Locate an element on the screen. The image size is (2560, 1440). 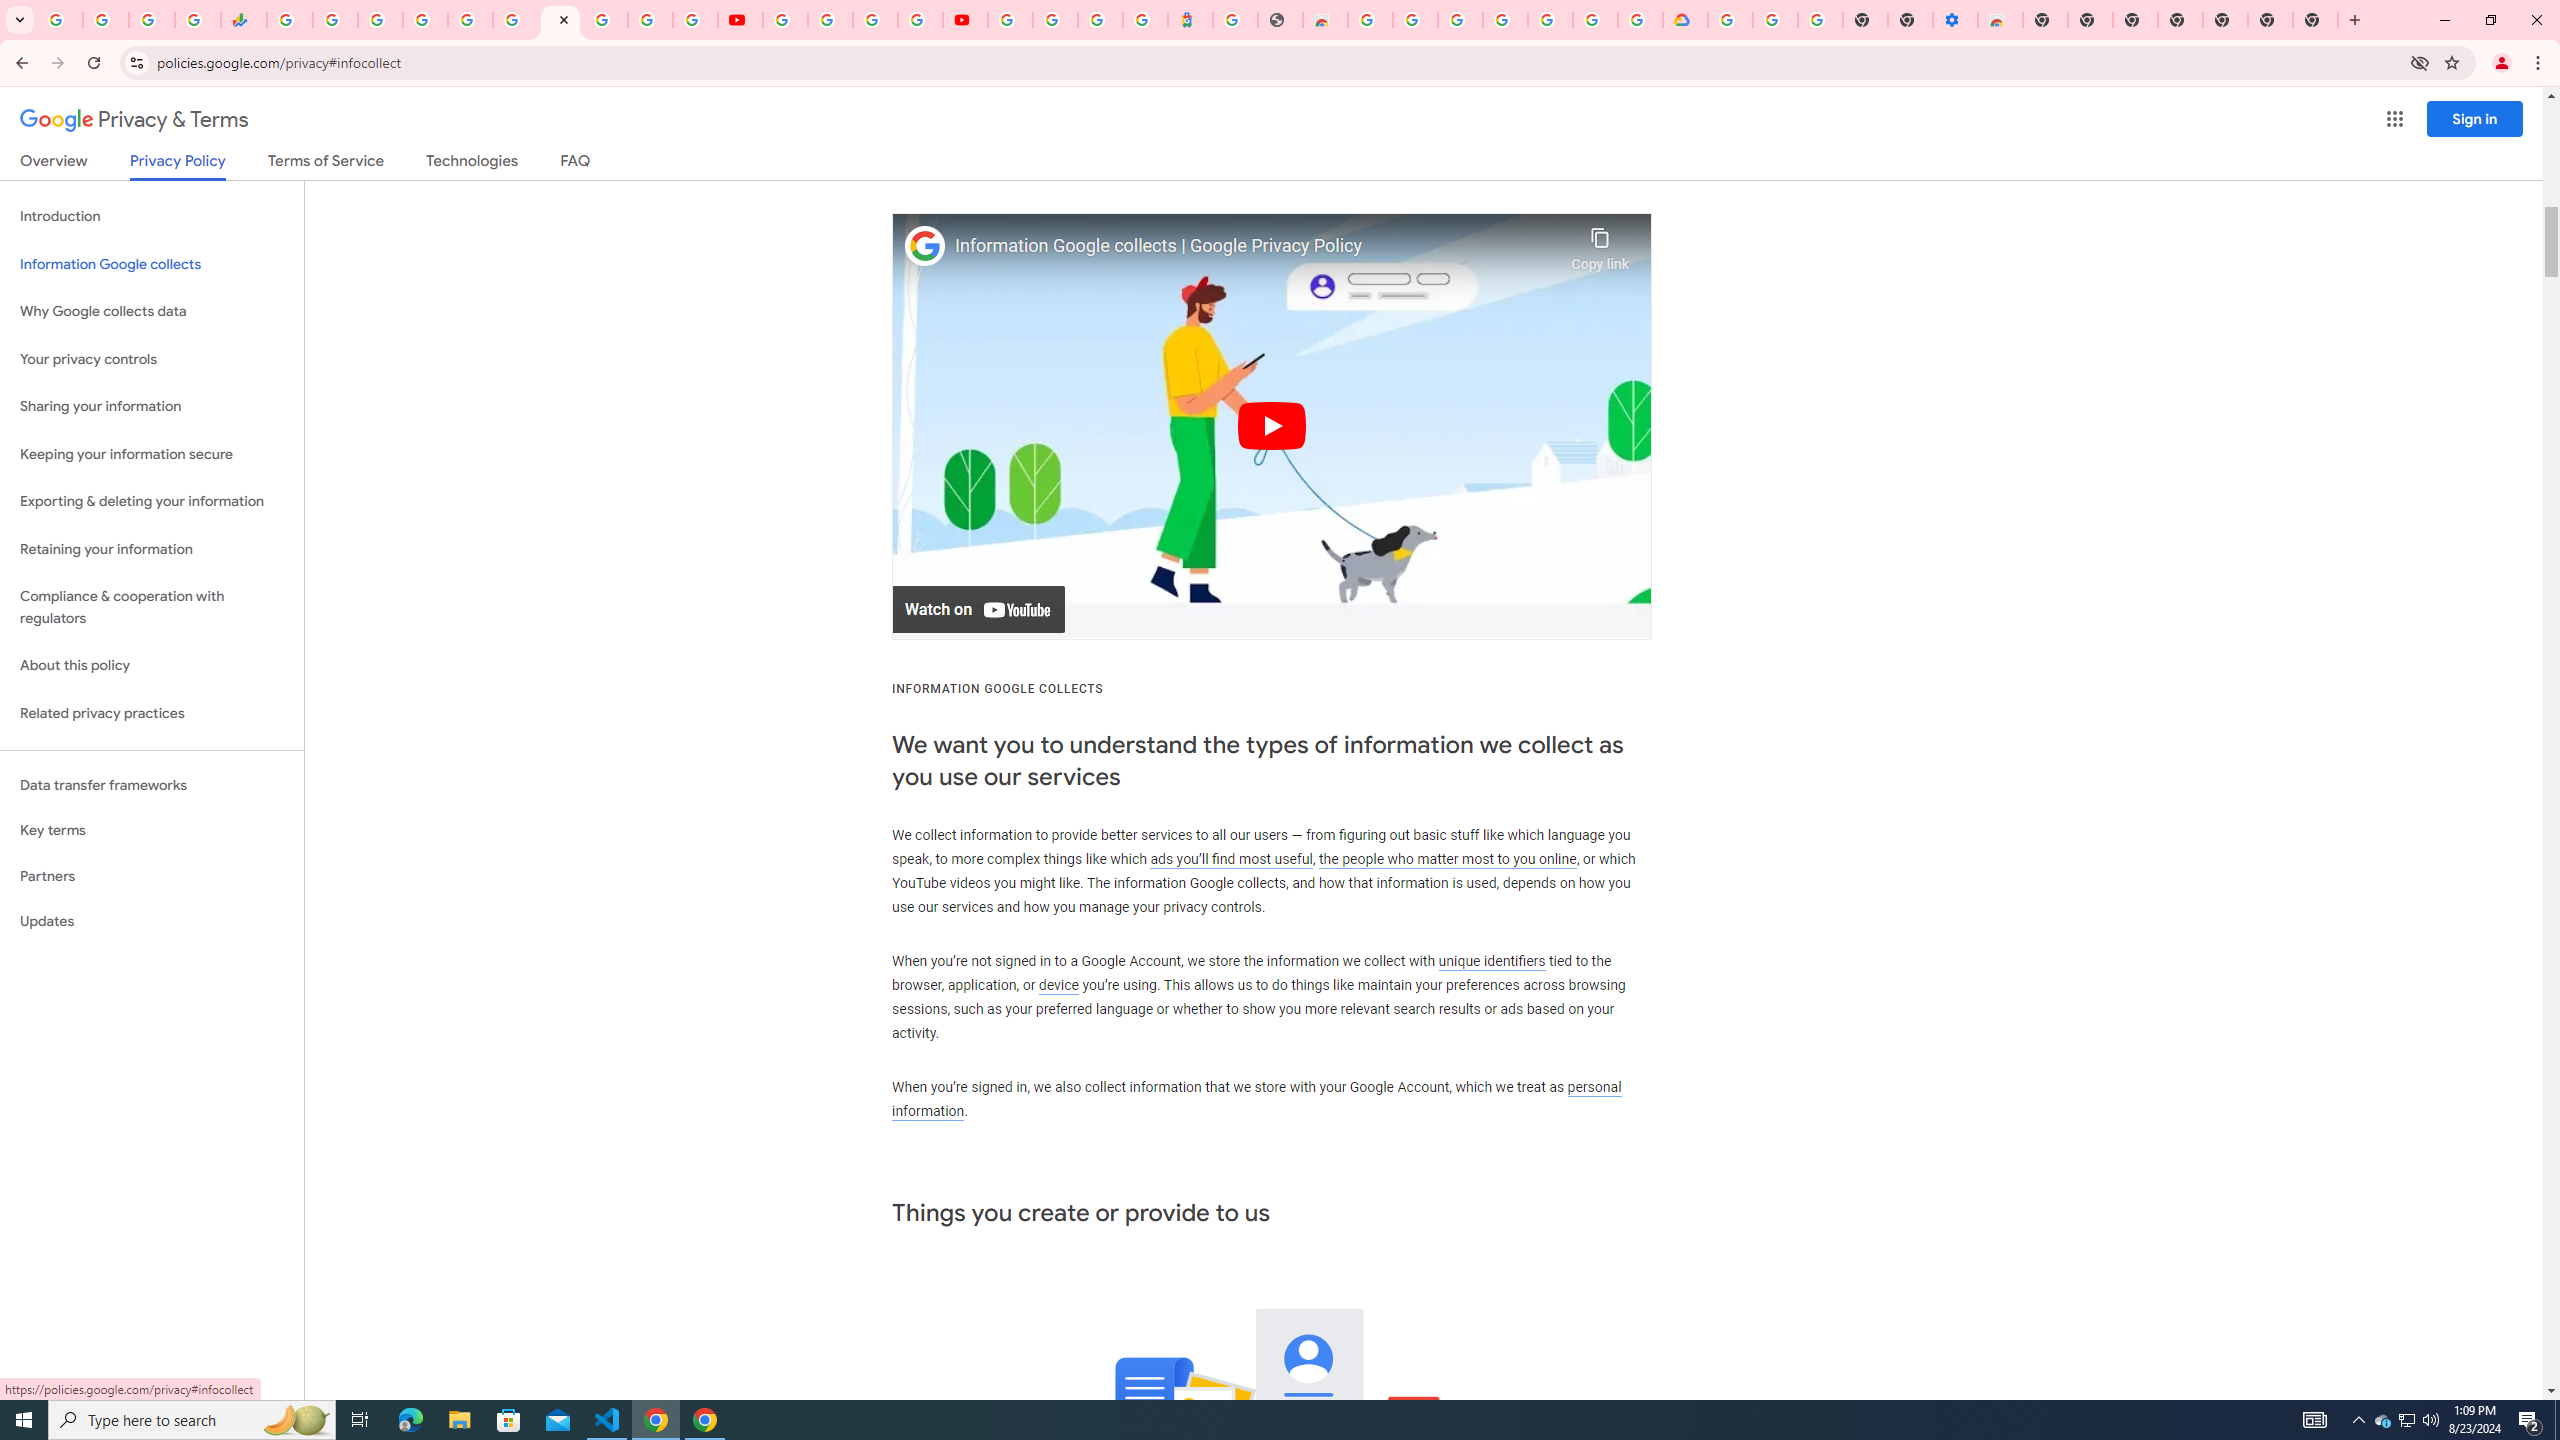
'Sign in' is located at coordinates (2474, 118).